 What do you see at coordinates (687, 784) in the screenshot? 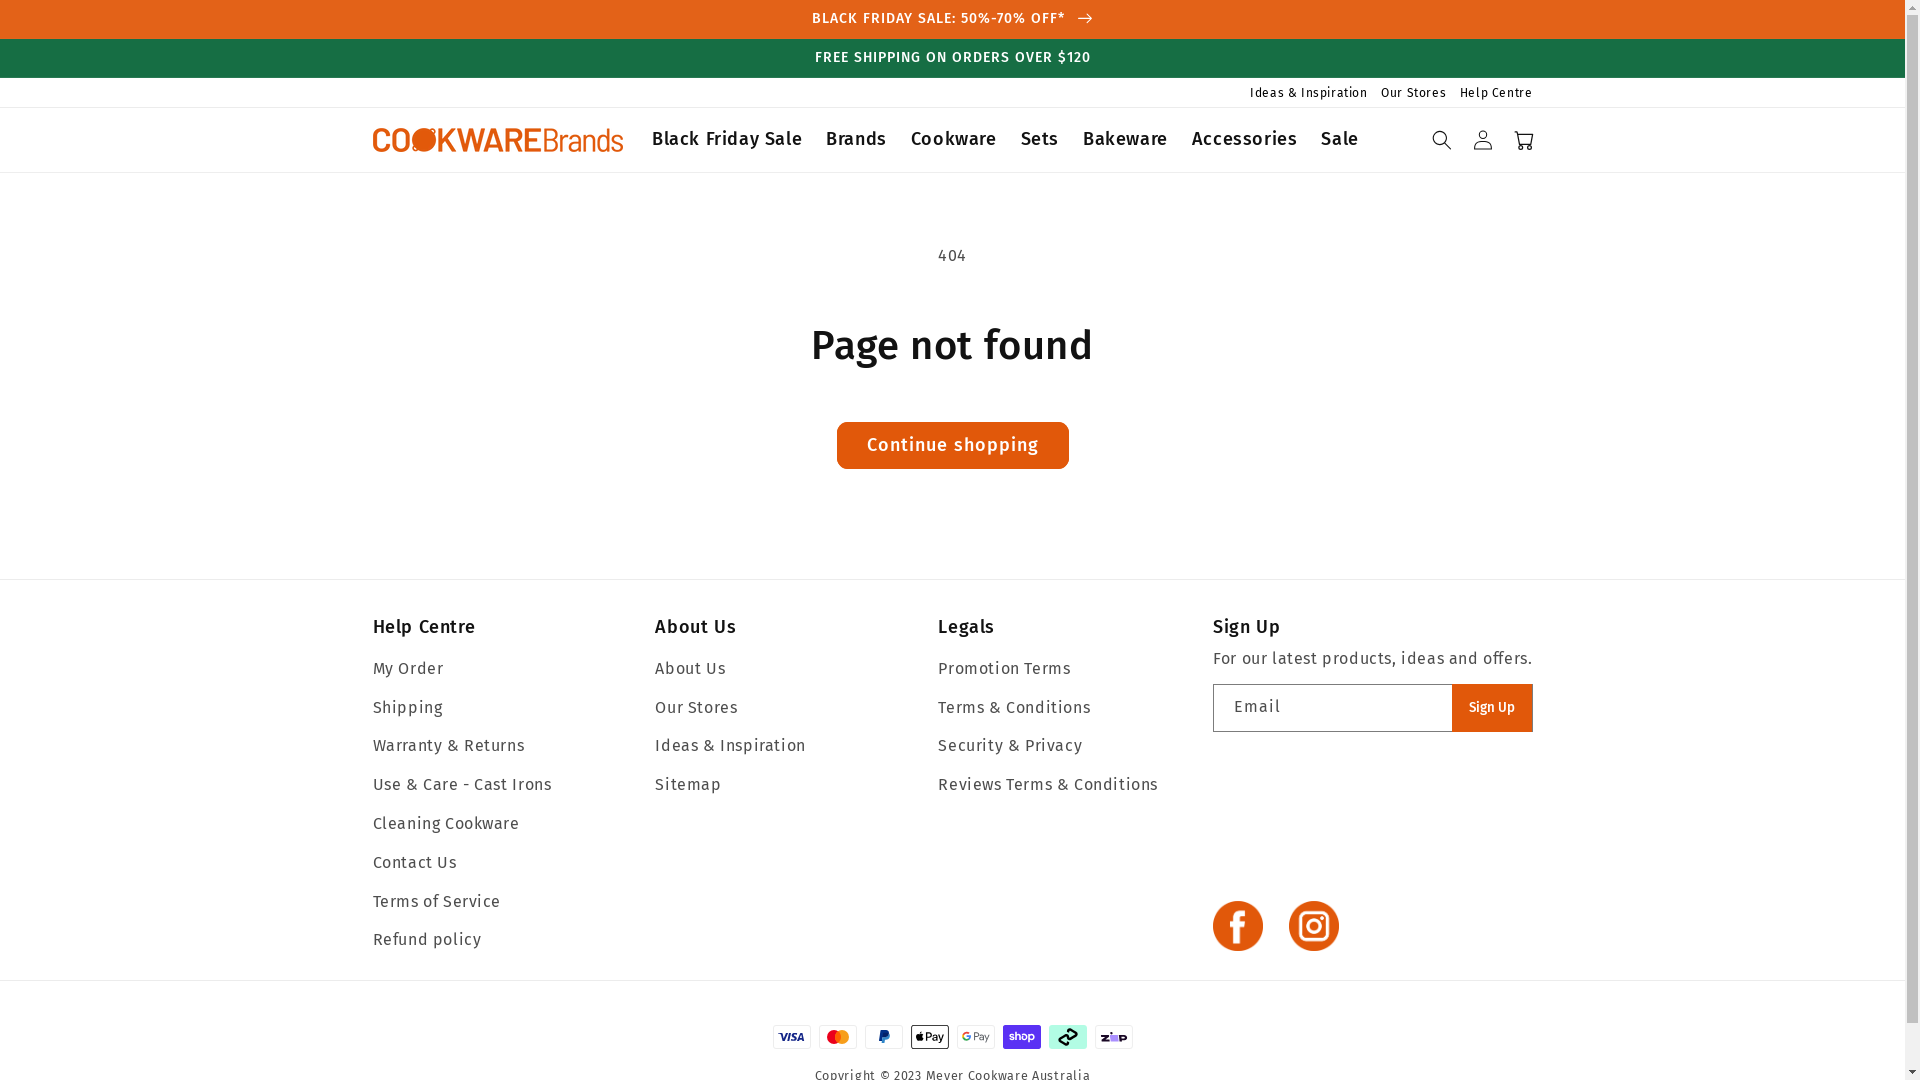
I see `'Sitemap'` at bounding box center [687, 784].